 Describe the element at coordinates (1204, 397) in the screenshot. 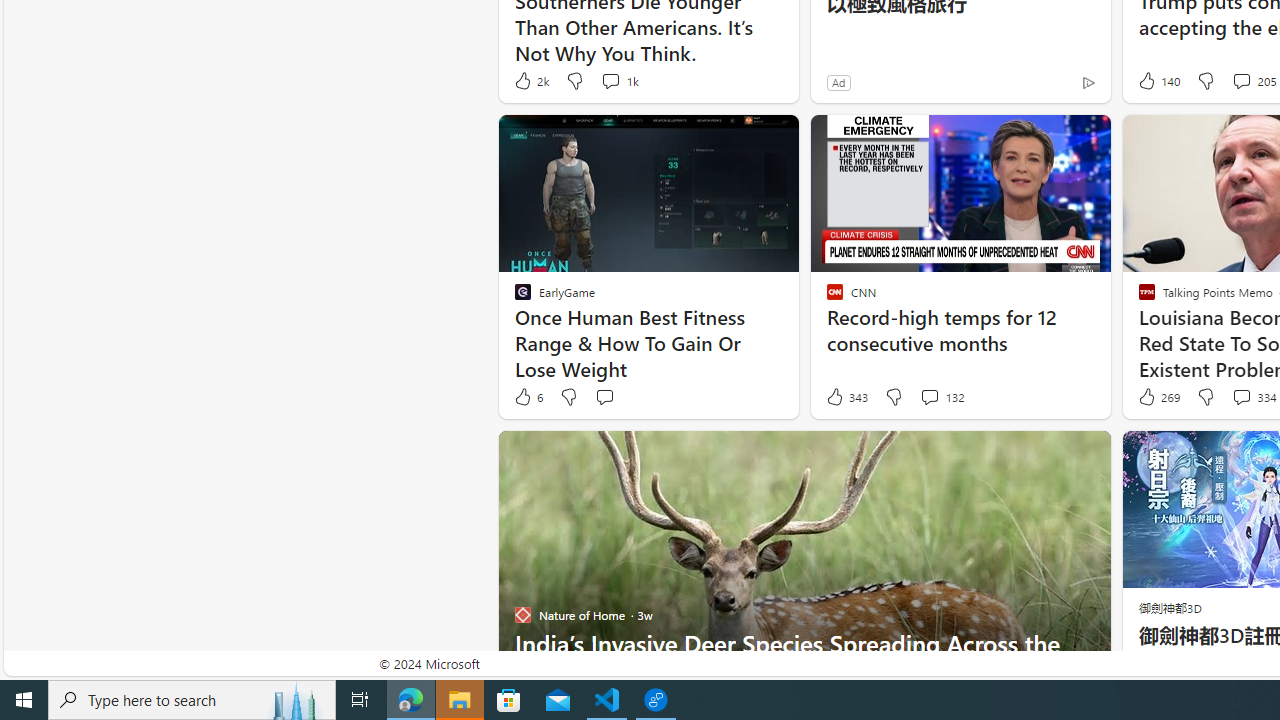

I see `'Dislike'` at that location.